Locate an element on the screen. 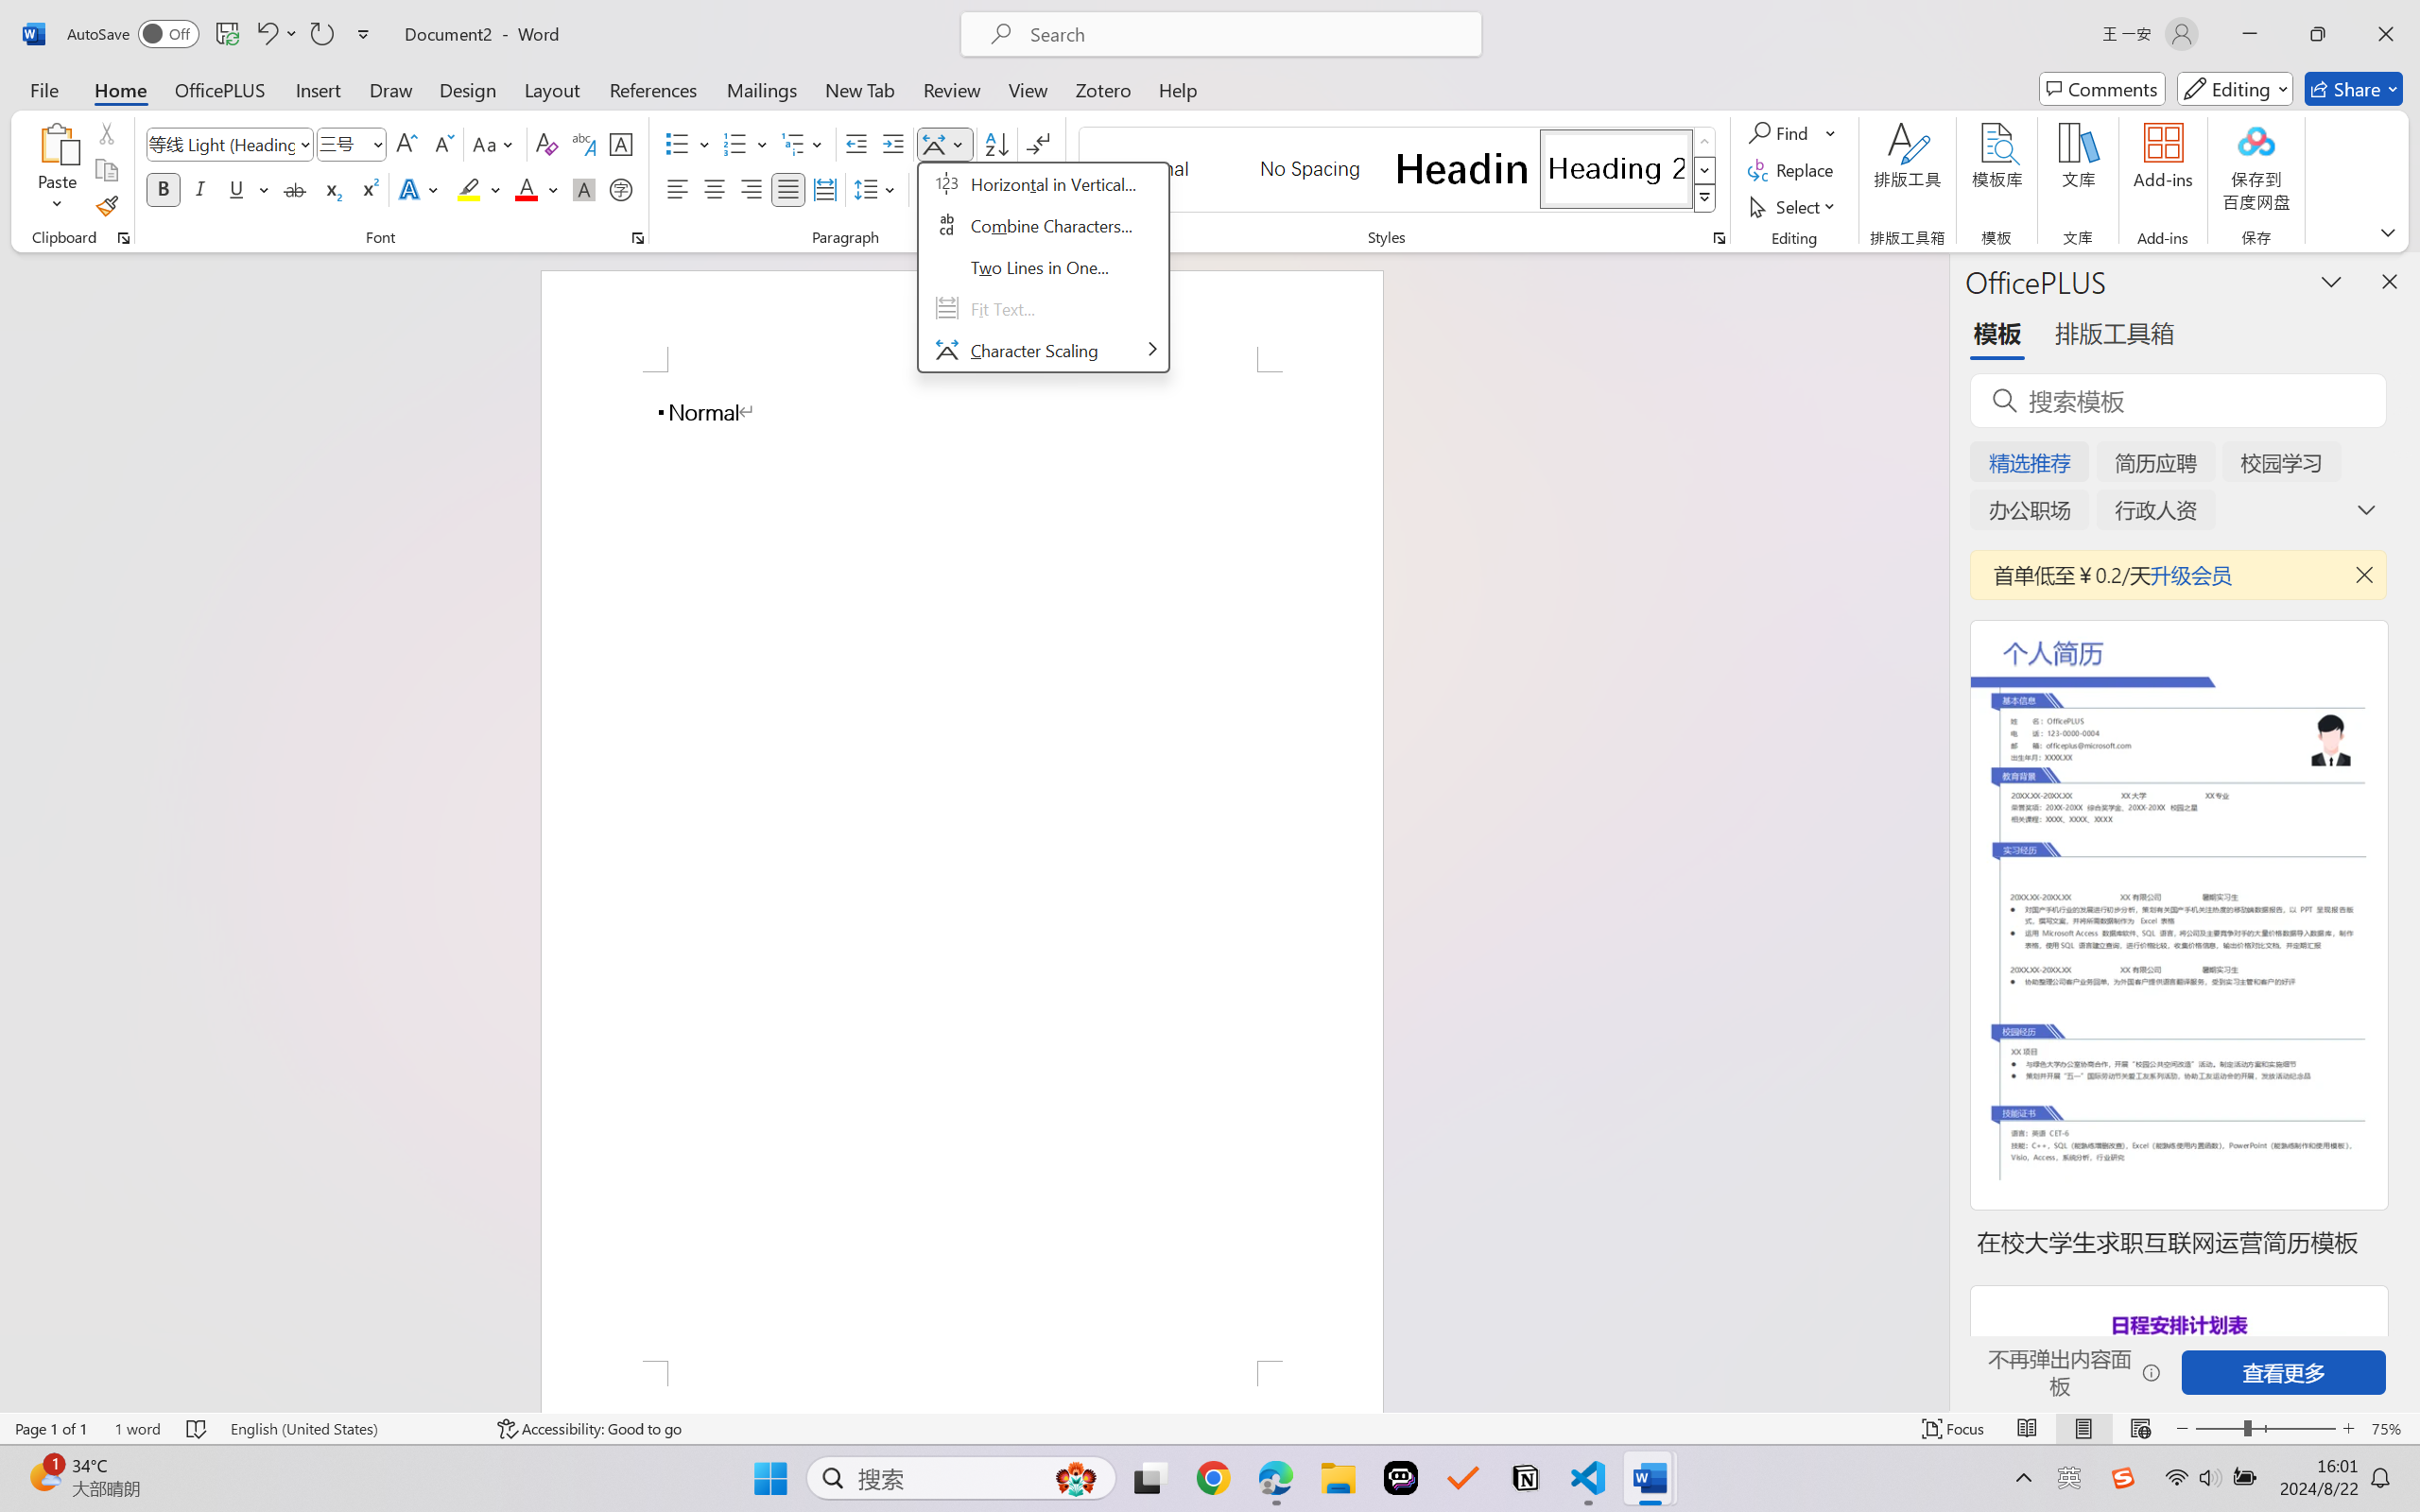 The height and width of the screenshot is (1512, 2420). 'References' is located at coordinates (653, 88).